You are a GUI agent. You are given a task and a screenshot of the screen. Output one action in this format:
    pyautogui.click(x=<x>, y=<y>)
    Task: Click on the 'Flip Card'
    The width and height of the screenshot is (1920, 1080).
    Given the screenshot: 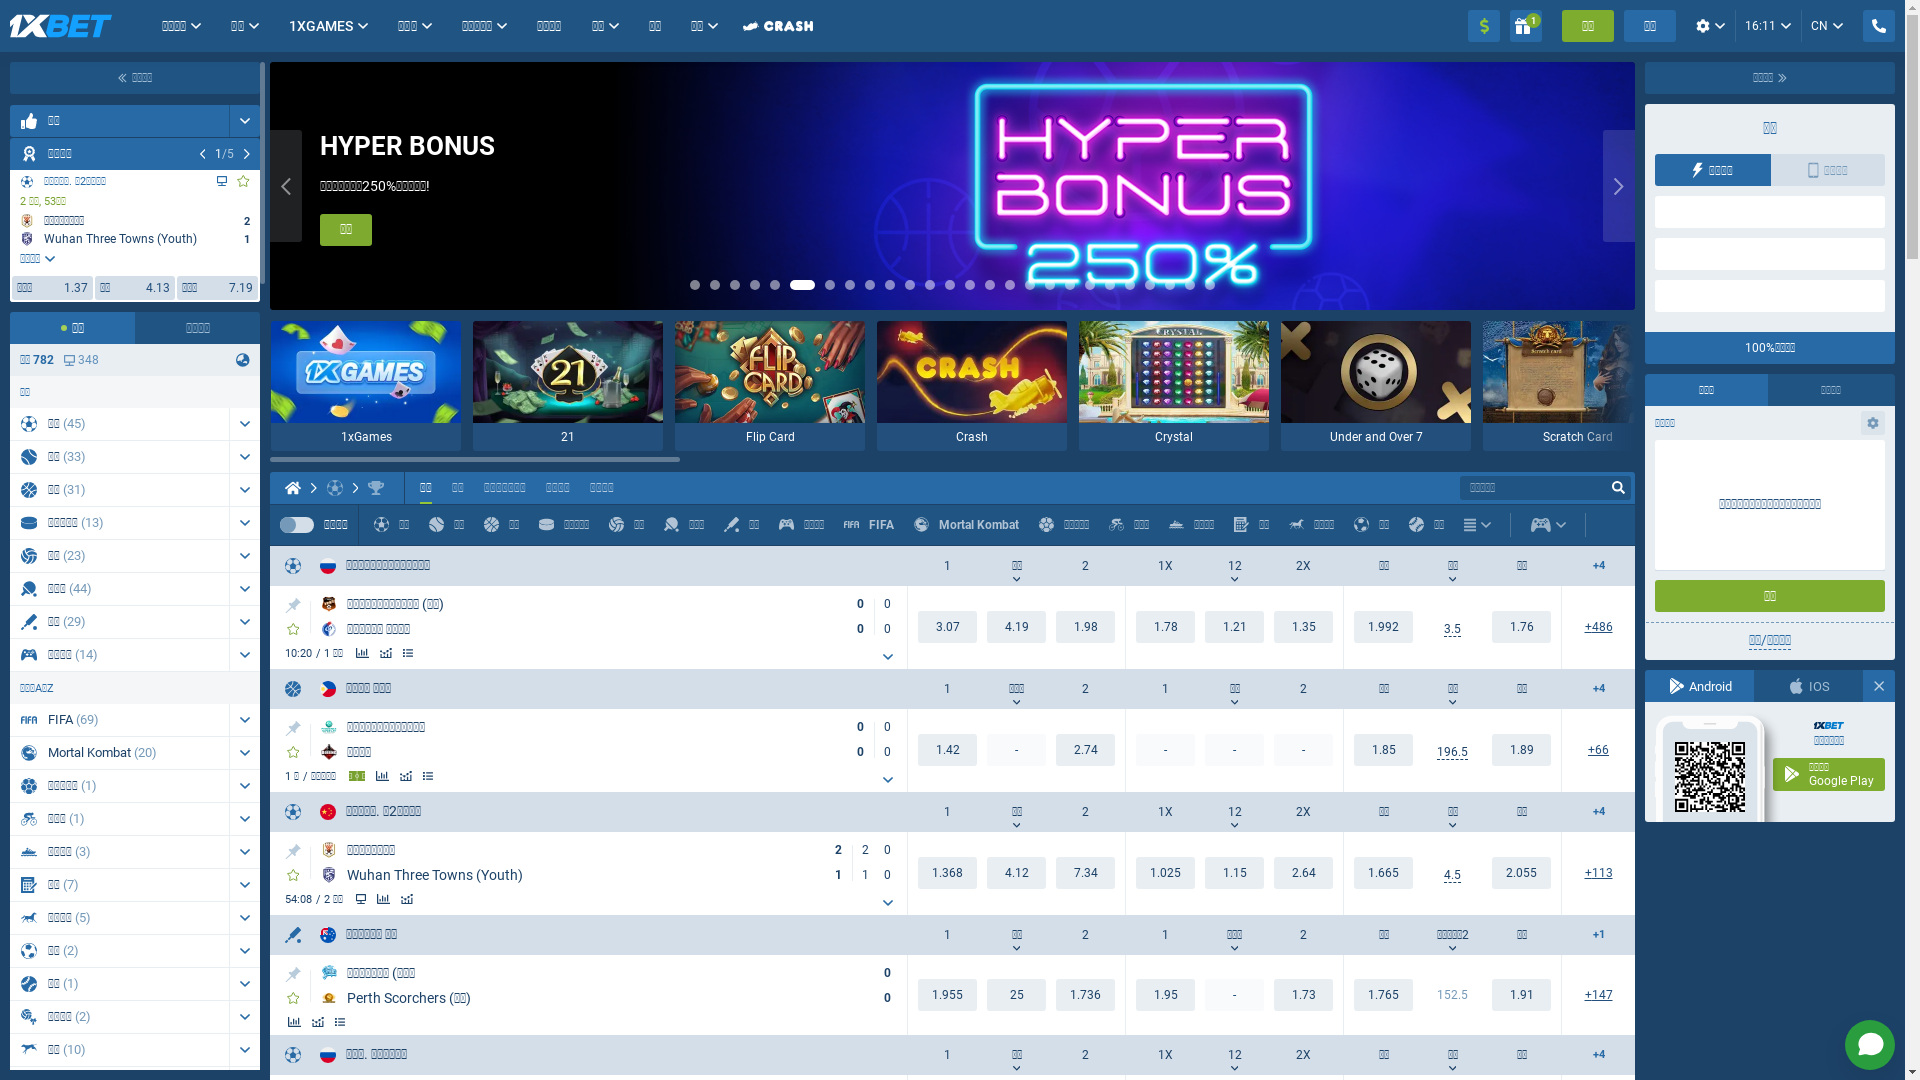 What is the action you would take?
    pyautogui.click(x=768, y=385)
    